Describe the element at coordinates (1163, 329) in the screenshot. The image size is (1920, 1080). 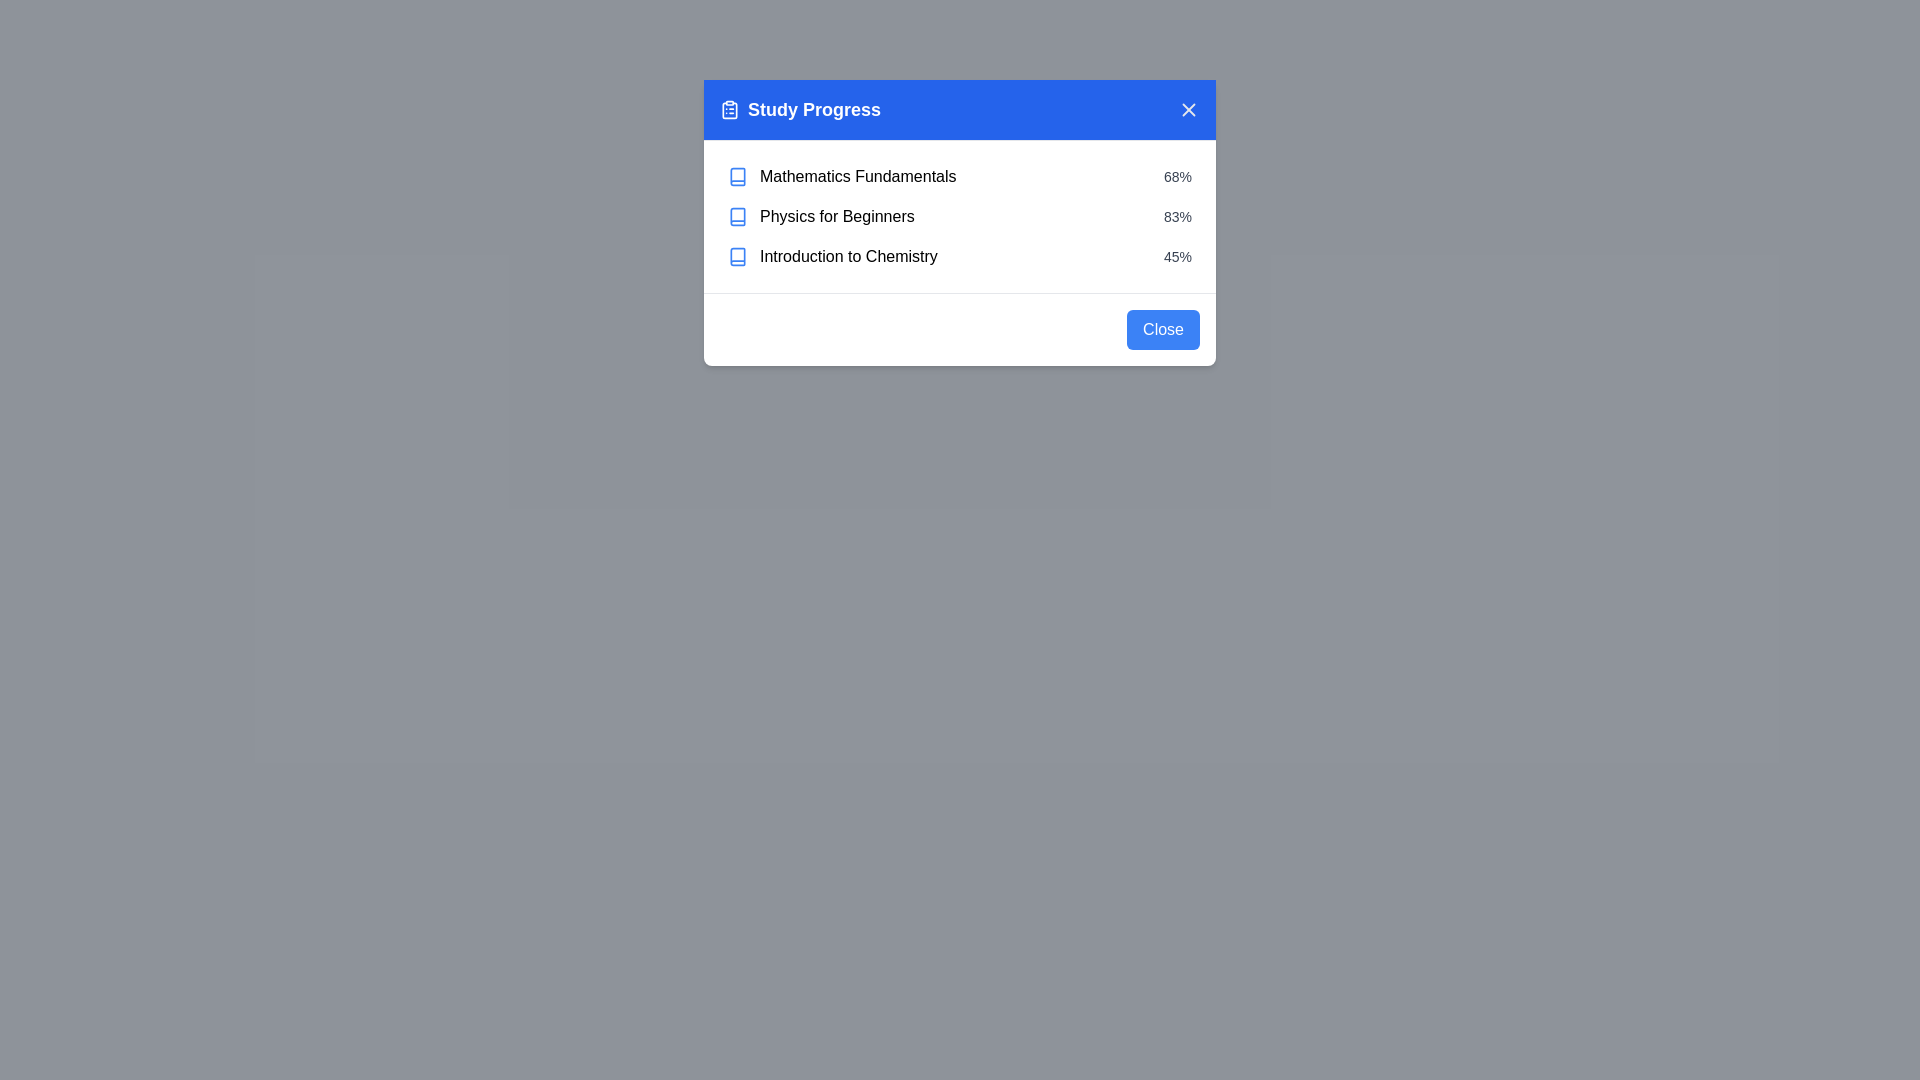
I see `the close button located at the bottom-right corner of the modal dialog, which dismisses the dialog's content` at that location.